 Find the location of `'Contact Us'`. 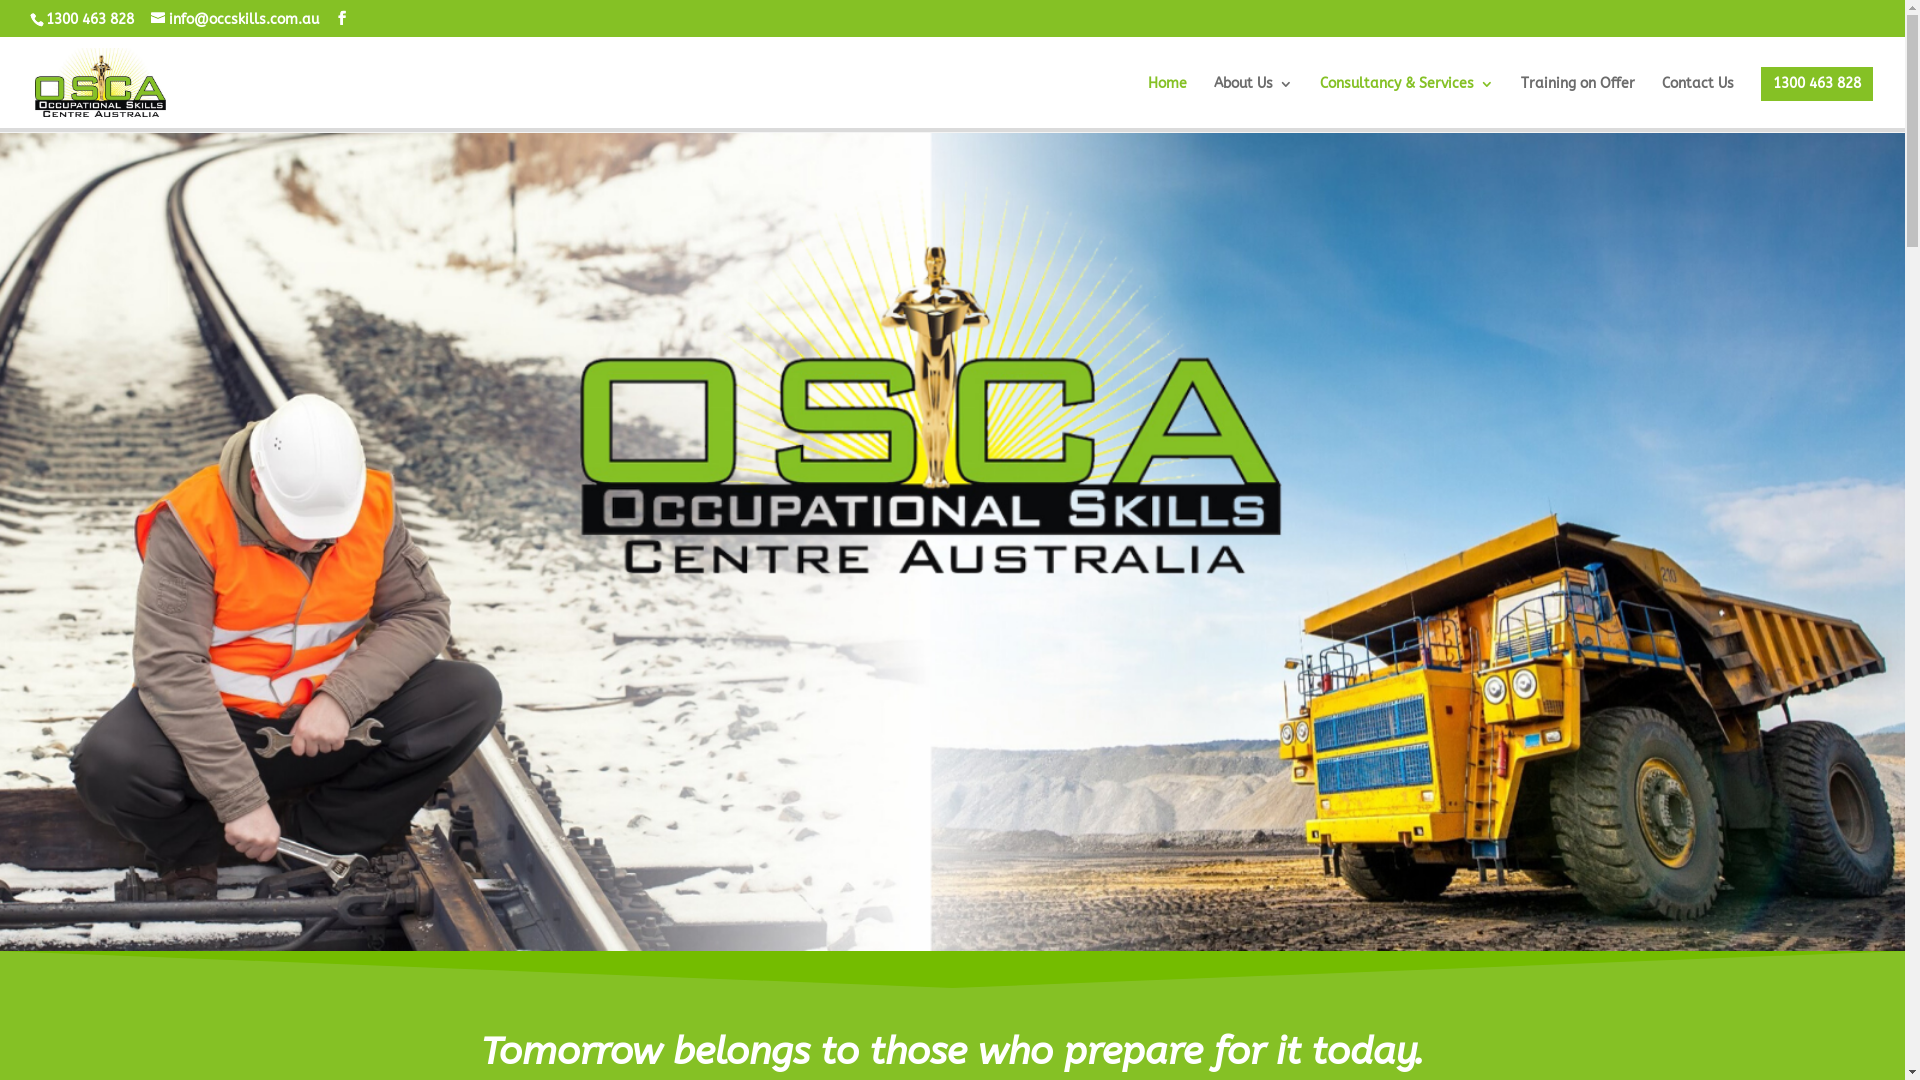

'Contact Us' is located at coordinates (1697, 99).